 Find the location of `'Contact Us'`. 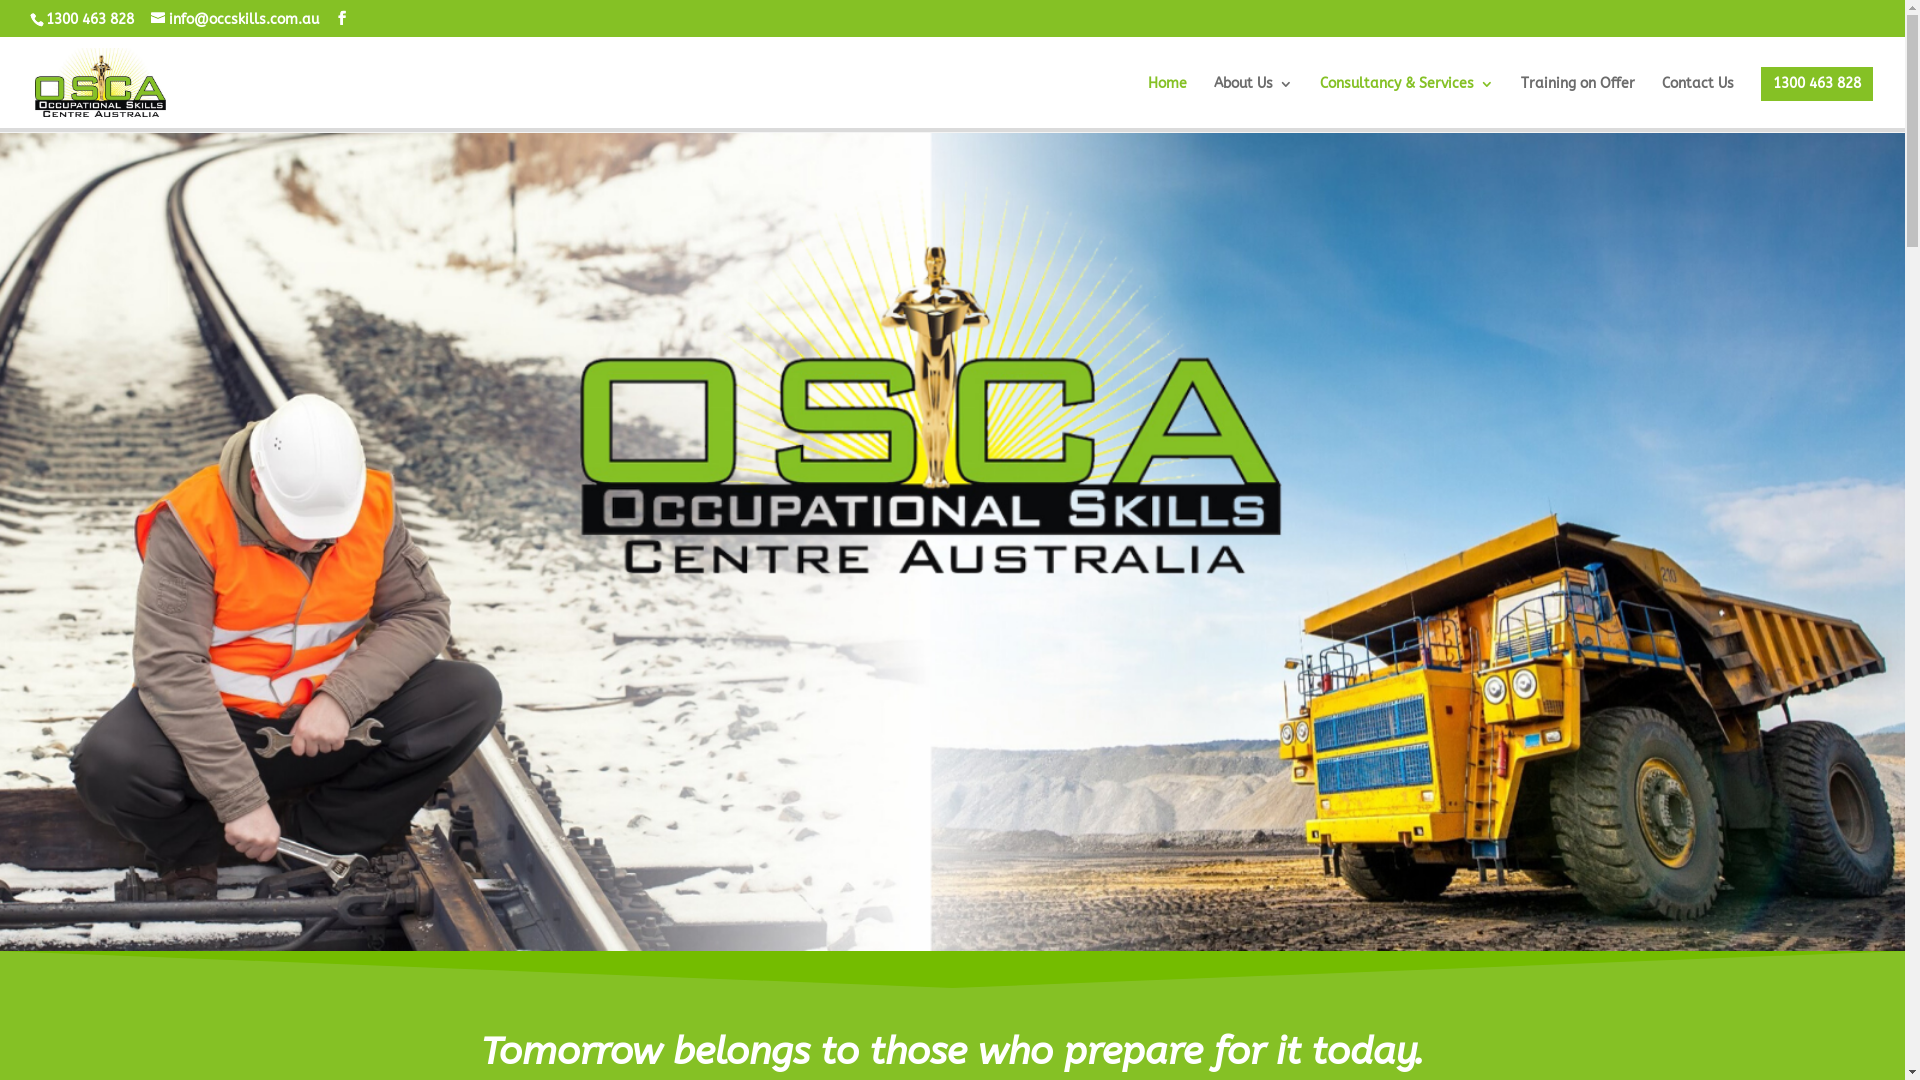

'Contact Us' is located at coordinates (1697, 99).